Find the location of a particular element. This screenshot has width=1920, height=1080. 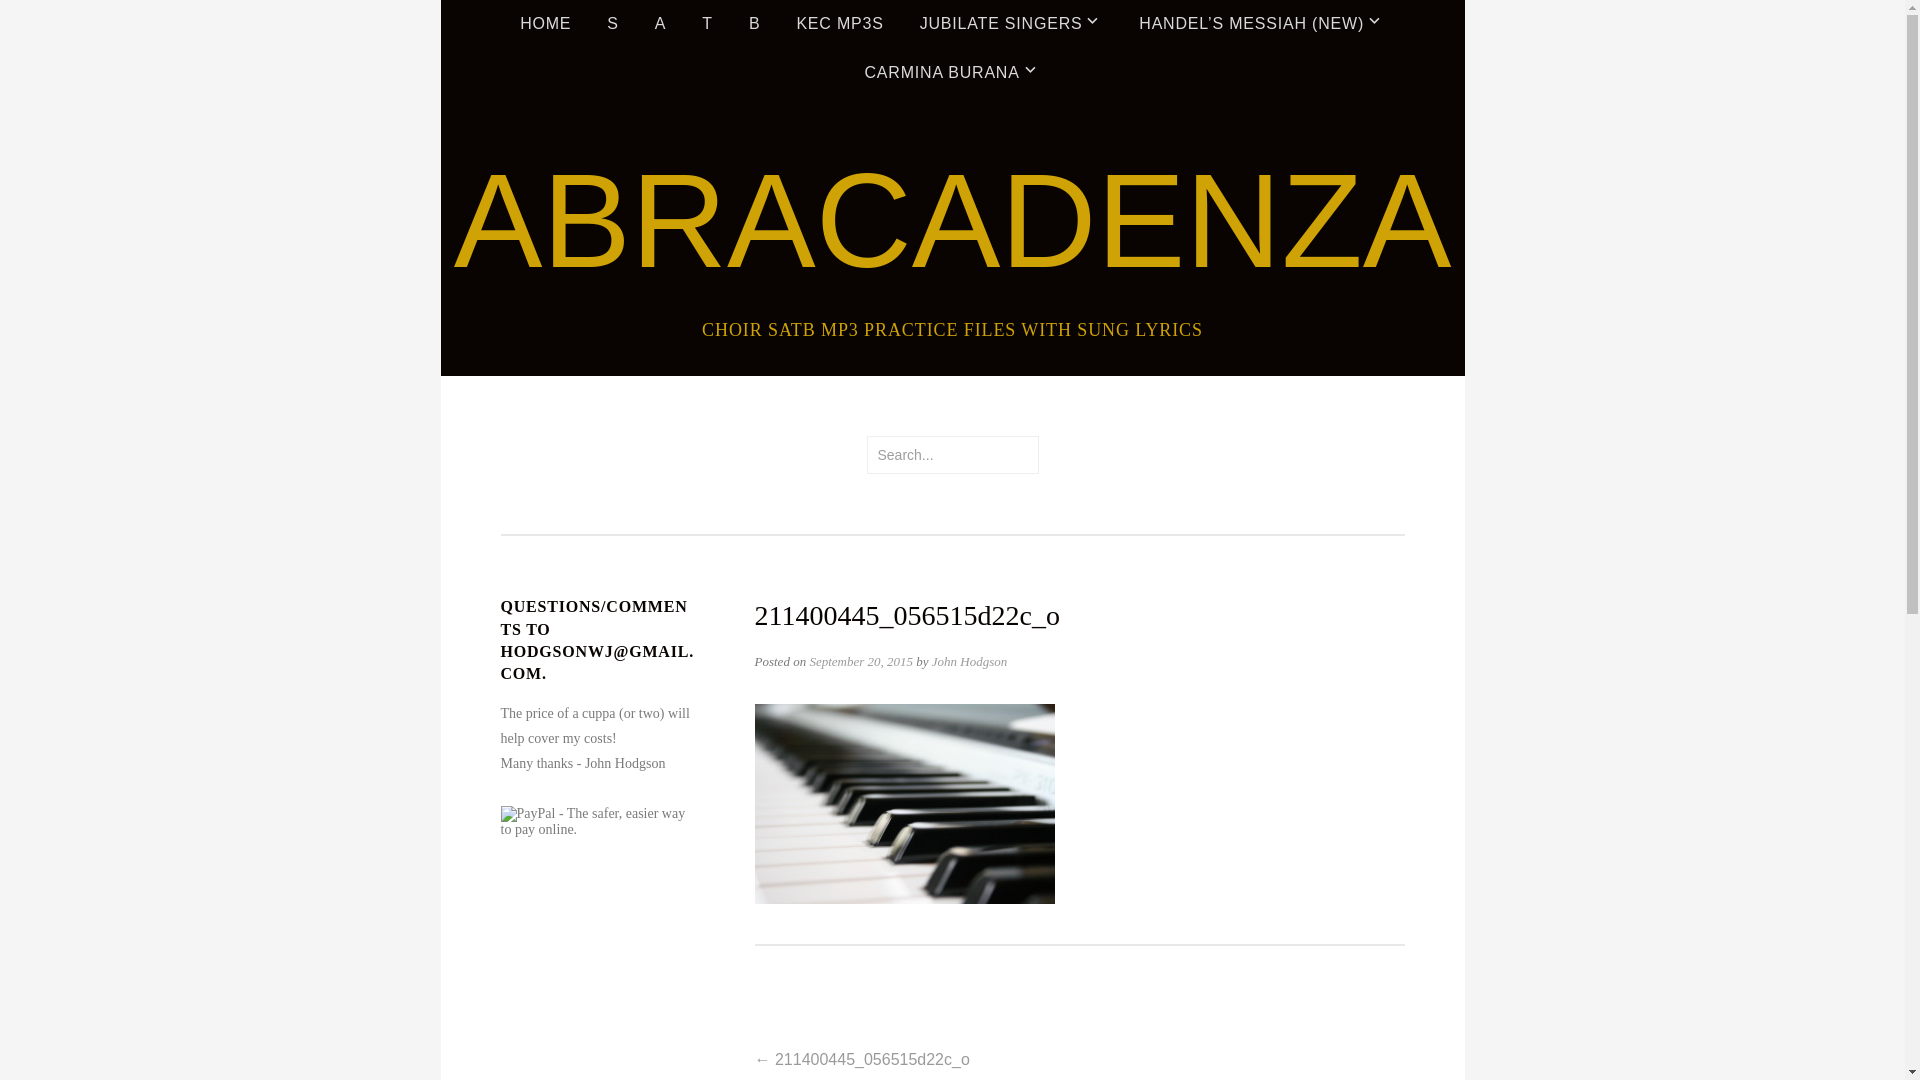

'T' is located at coordinates (686, 24).